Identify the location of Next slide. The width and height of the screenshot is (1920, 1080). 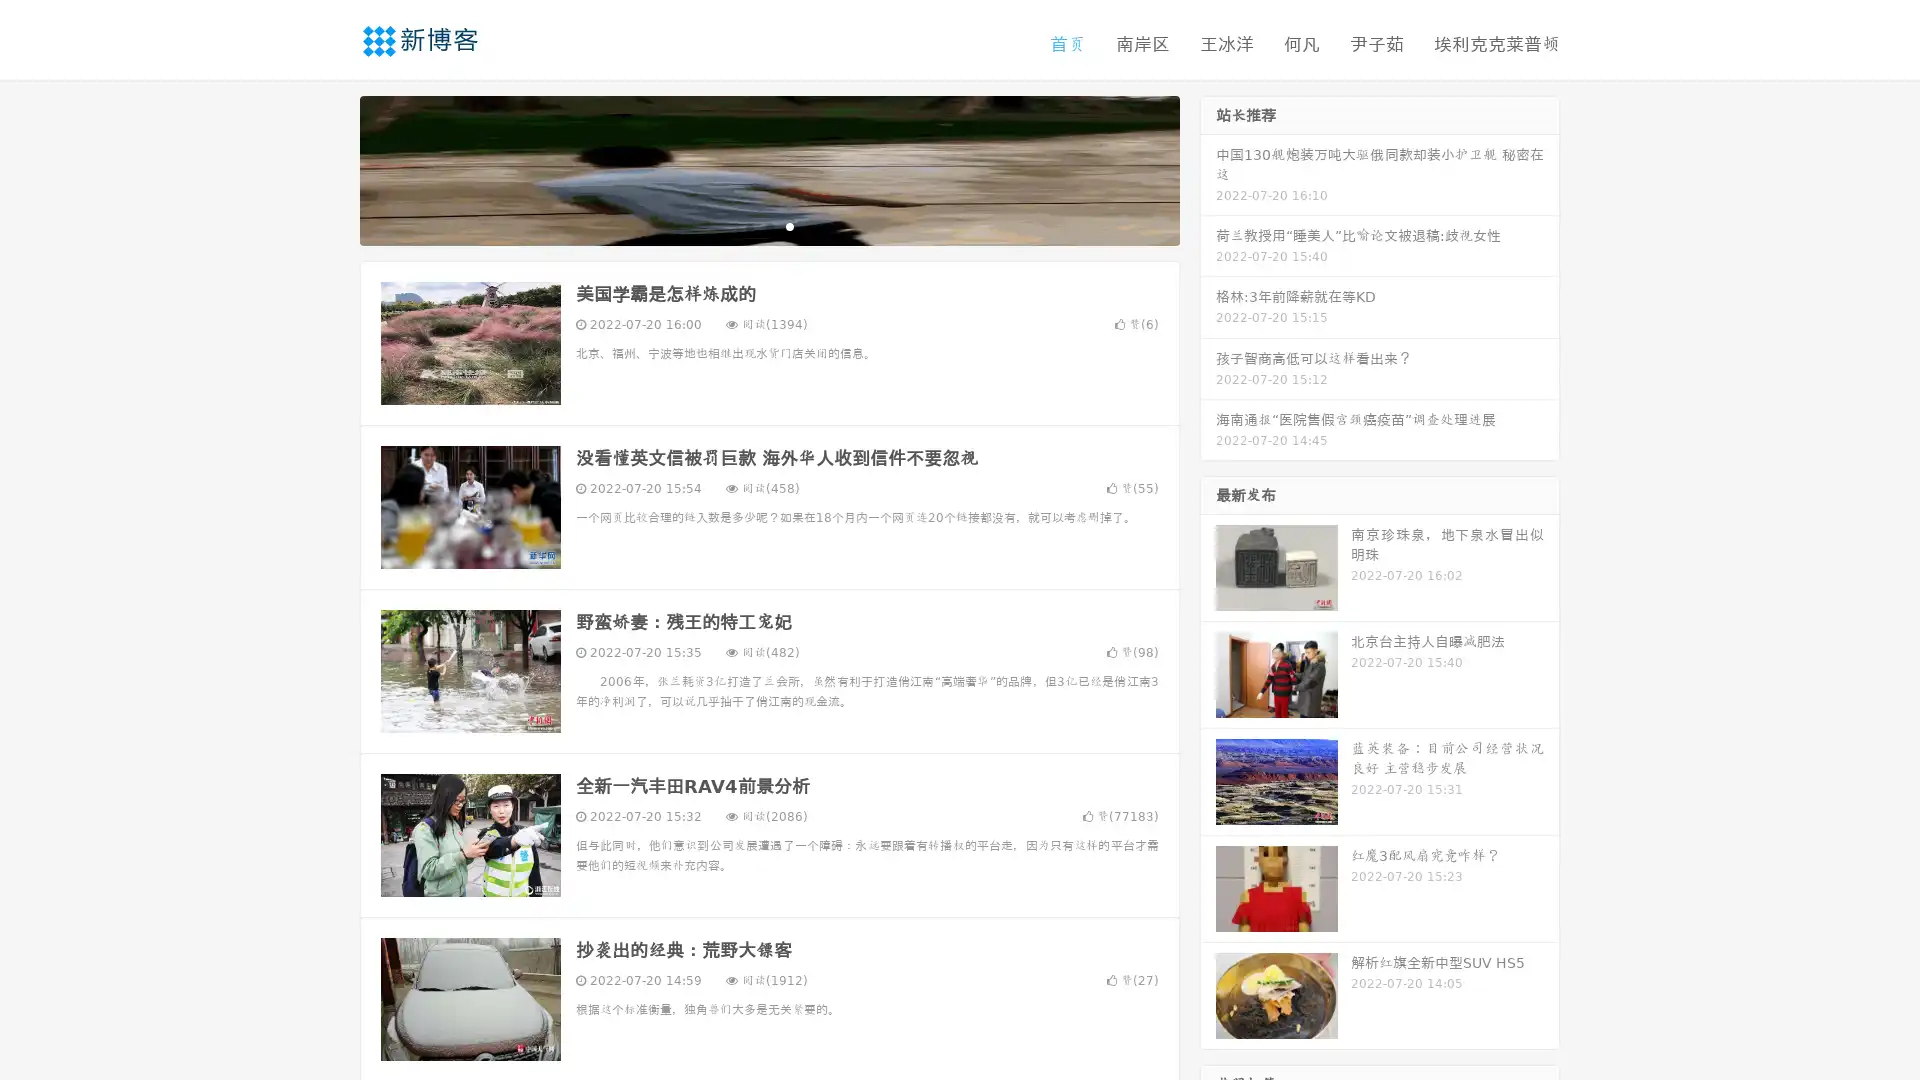
(1208, 168).